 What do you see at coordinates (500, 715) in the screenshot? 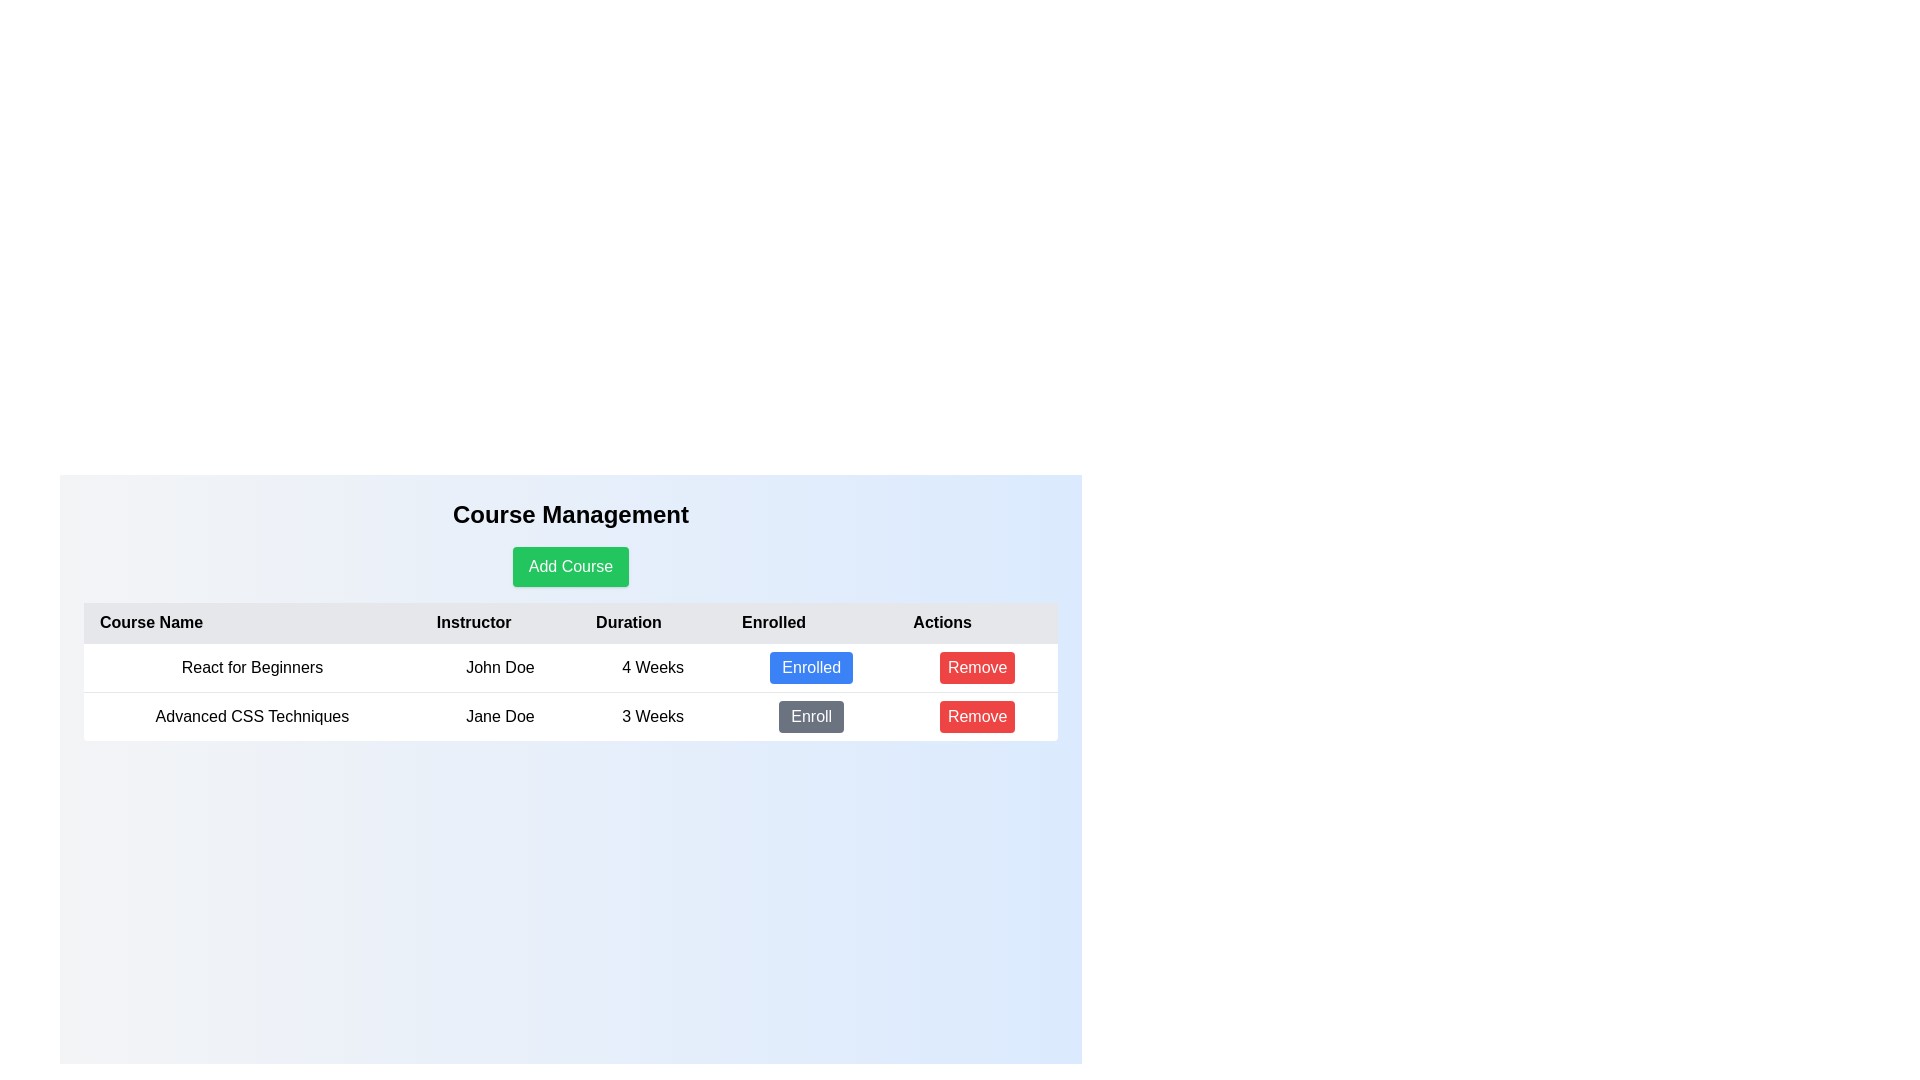
I see `the static text displaying the instructor's name for the 'Advanced CSS Techniques' course` at bounding box center [500, 715].